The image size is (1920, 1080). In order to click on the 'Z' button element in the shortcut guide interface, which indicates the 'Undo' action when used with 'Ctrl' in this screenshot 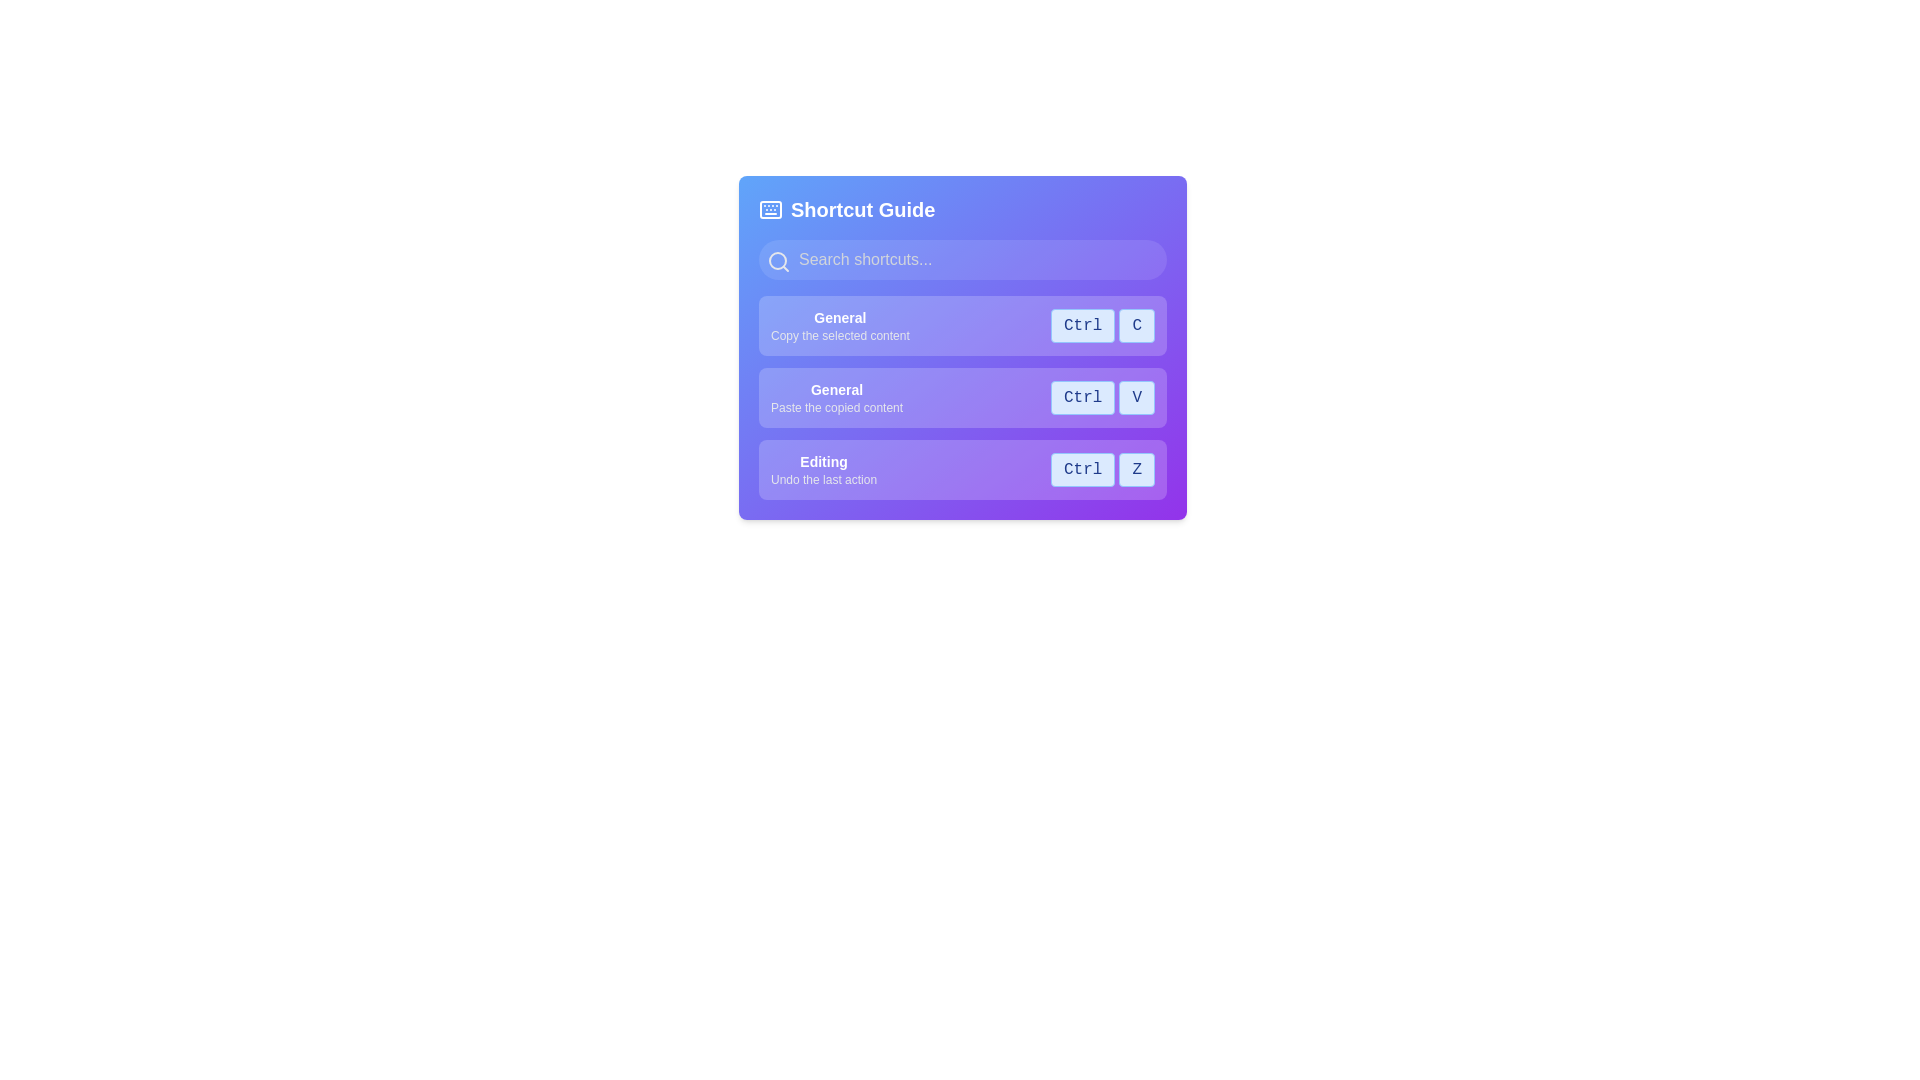, I will do `click(1137, 470)`.